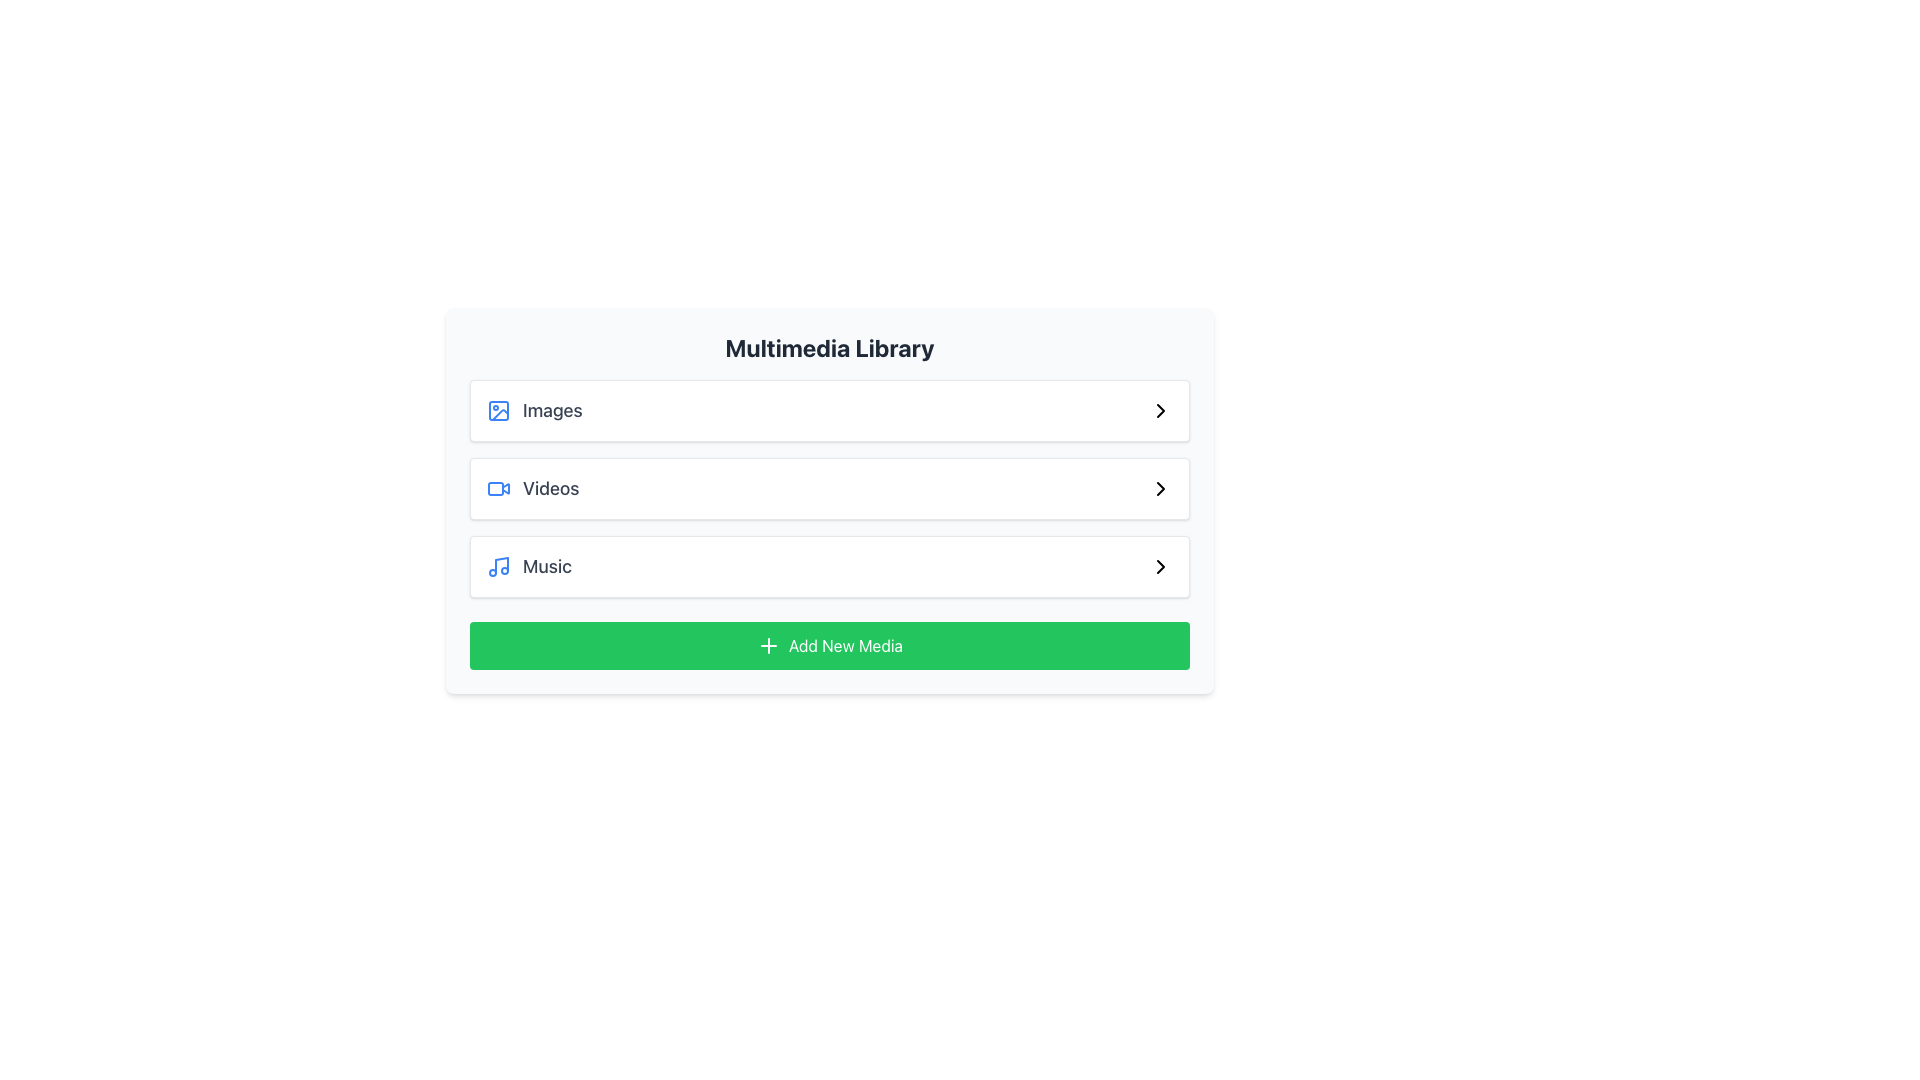 The image size is (1920, 1080). Describe the element at coordinates (551, 489) in the screenshot. I see `the 'Videos' text label, which is displayed in a medium-sized, bold gray font, located as the second item in a vertical list of categories` at that location.